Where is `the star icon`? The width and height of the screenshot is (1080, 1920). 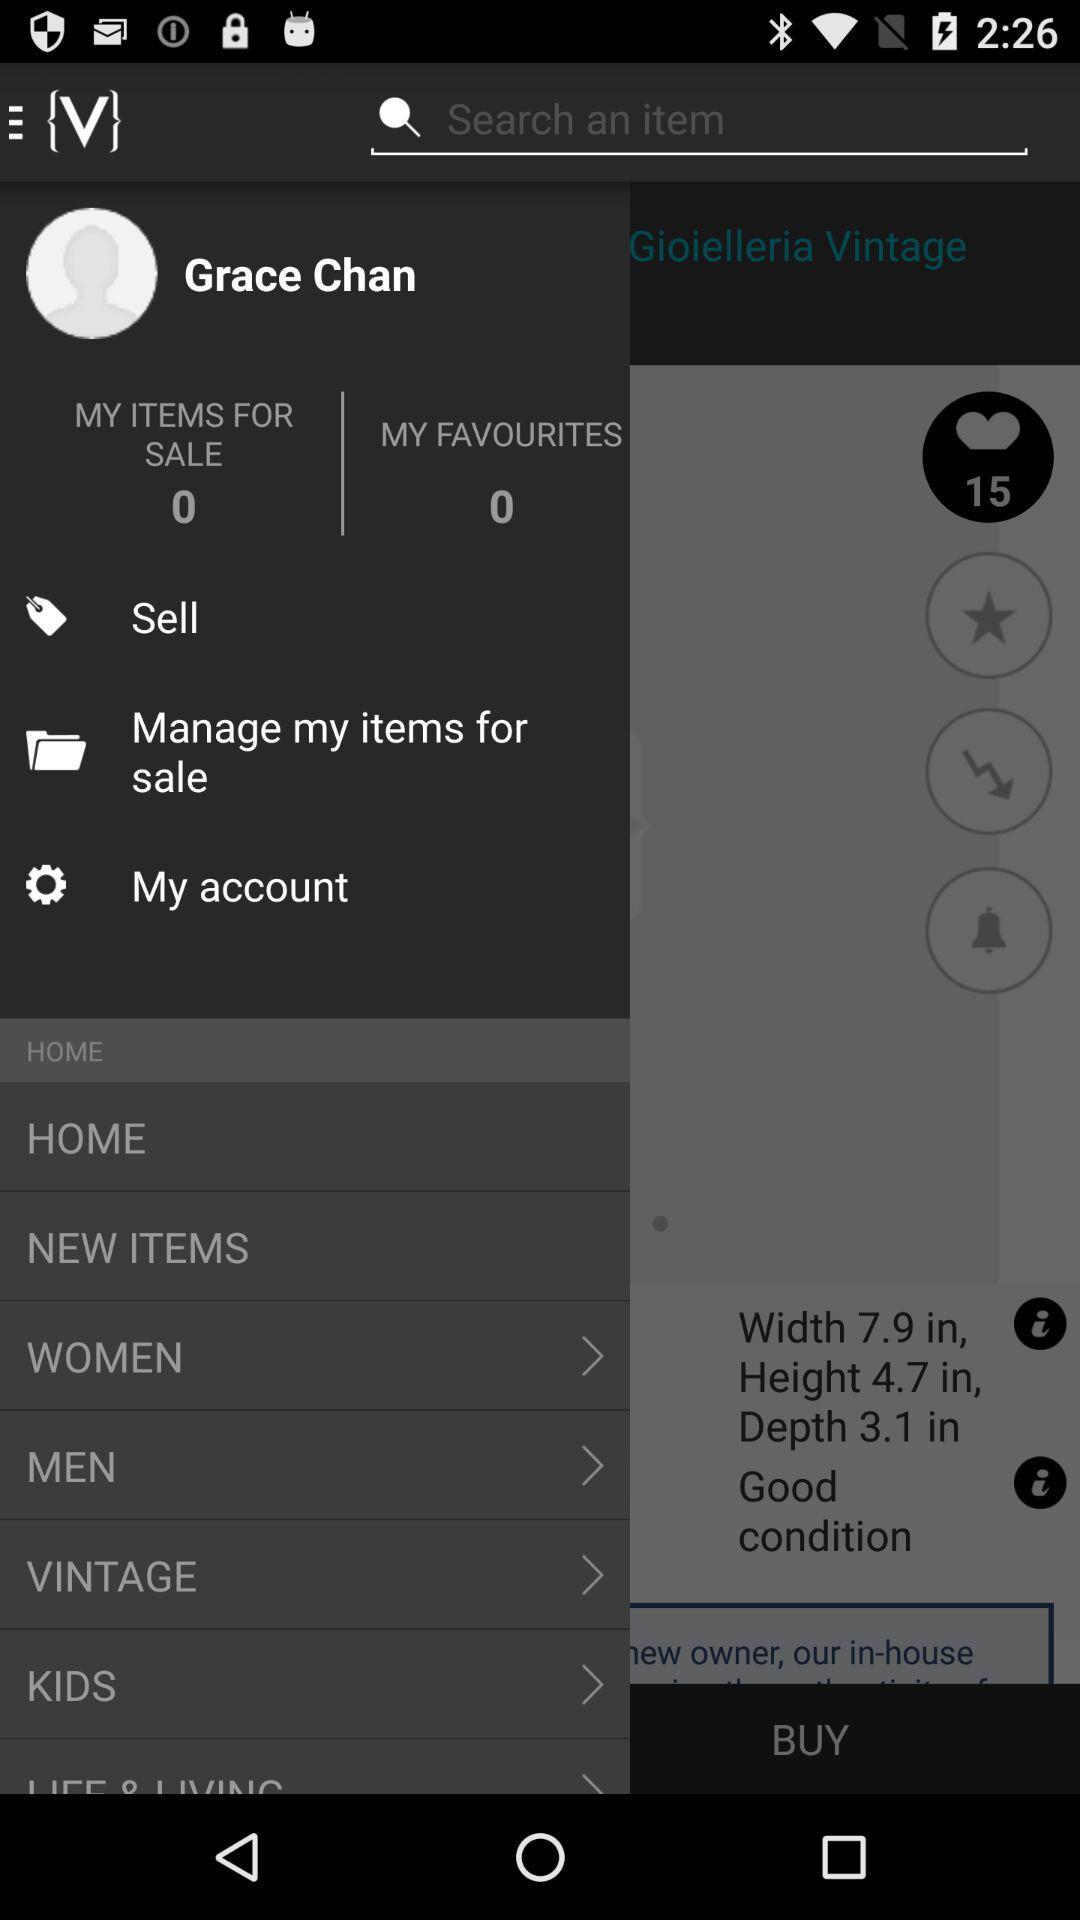 the star icon is located at coordinates (987, 657).